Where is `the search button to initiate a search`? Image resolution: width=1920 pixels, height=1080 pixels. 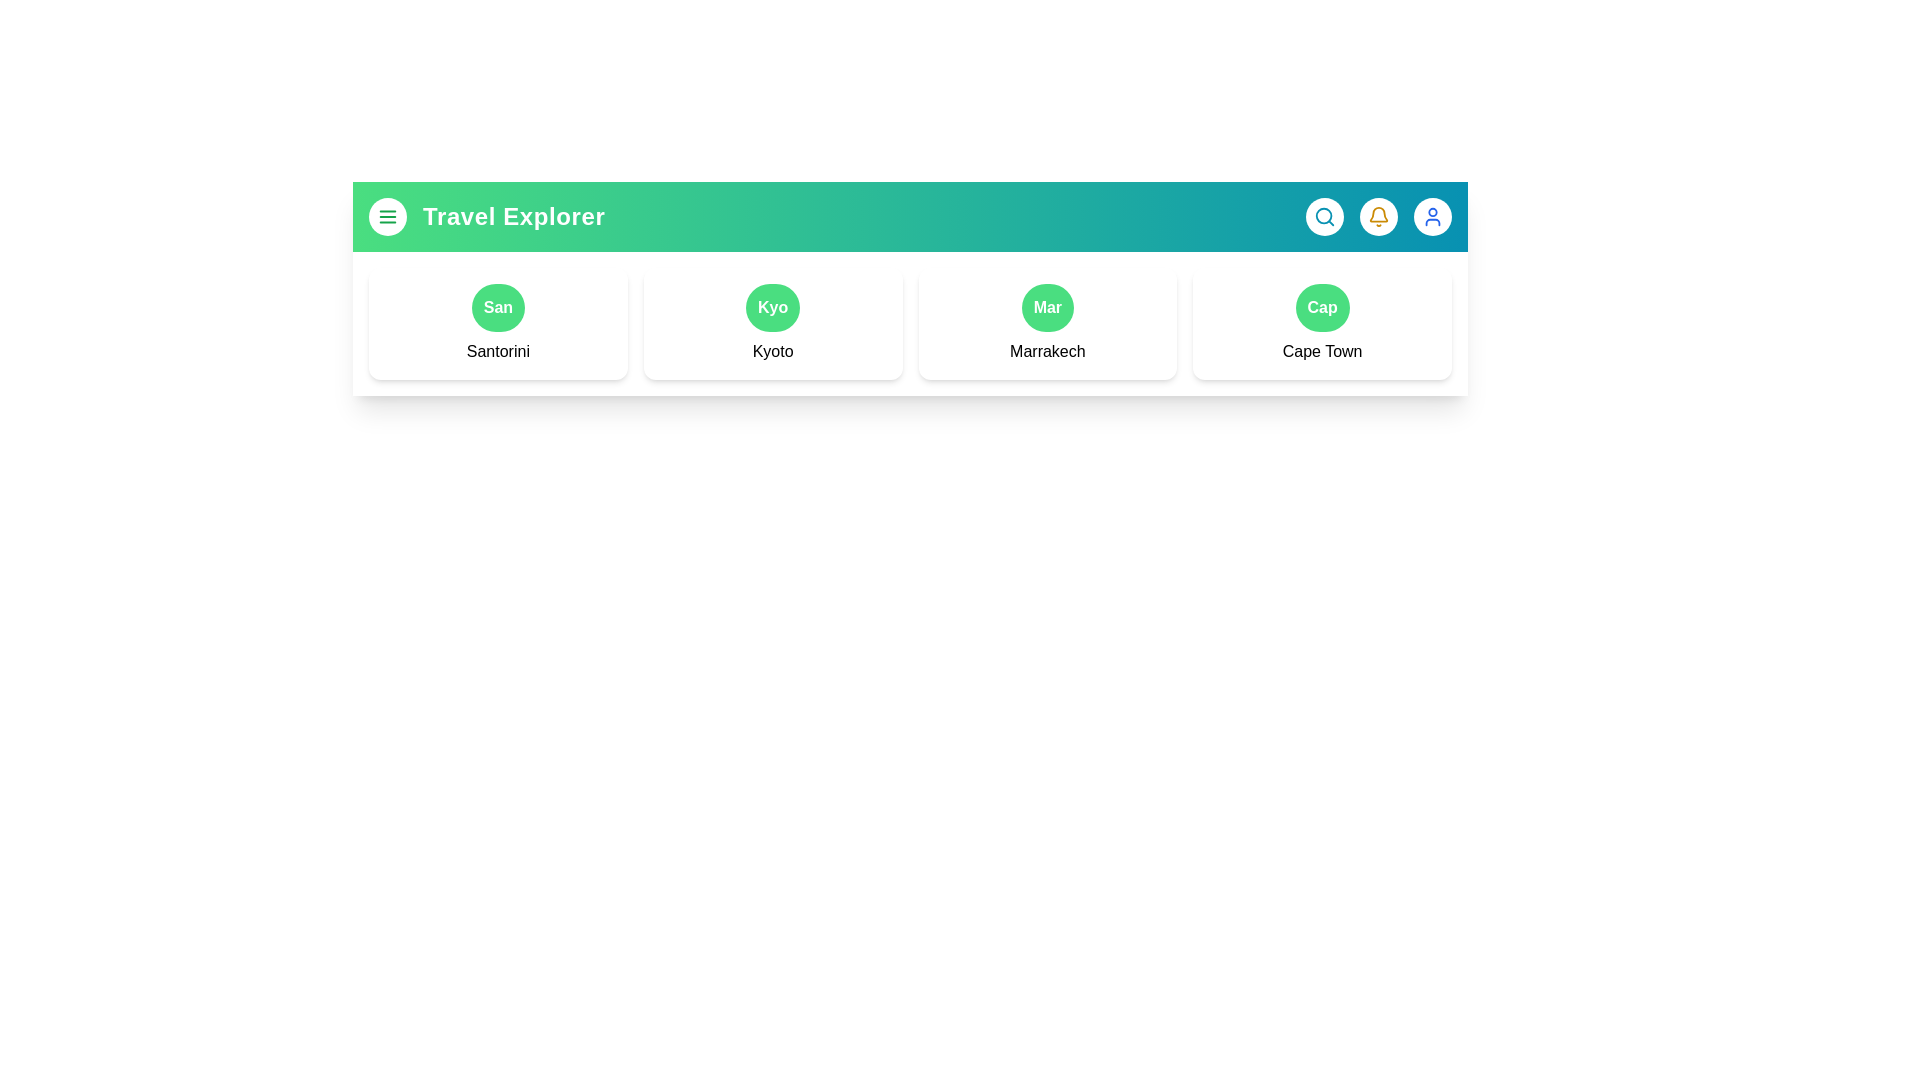
the search button to initiate a search is located at coordinates (1324, 216).